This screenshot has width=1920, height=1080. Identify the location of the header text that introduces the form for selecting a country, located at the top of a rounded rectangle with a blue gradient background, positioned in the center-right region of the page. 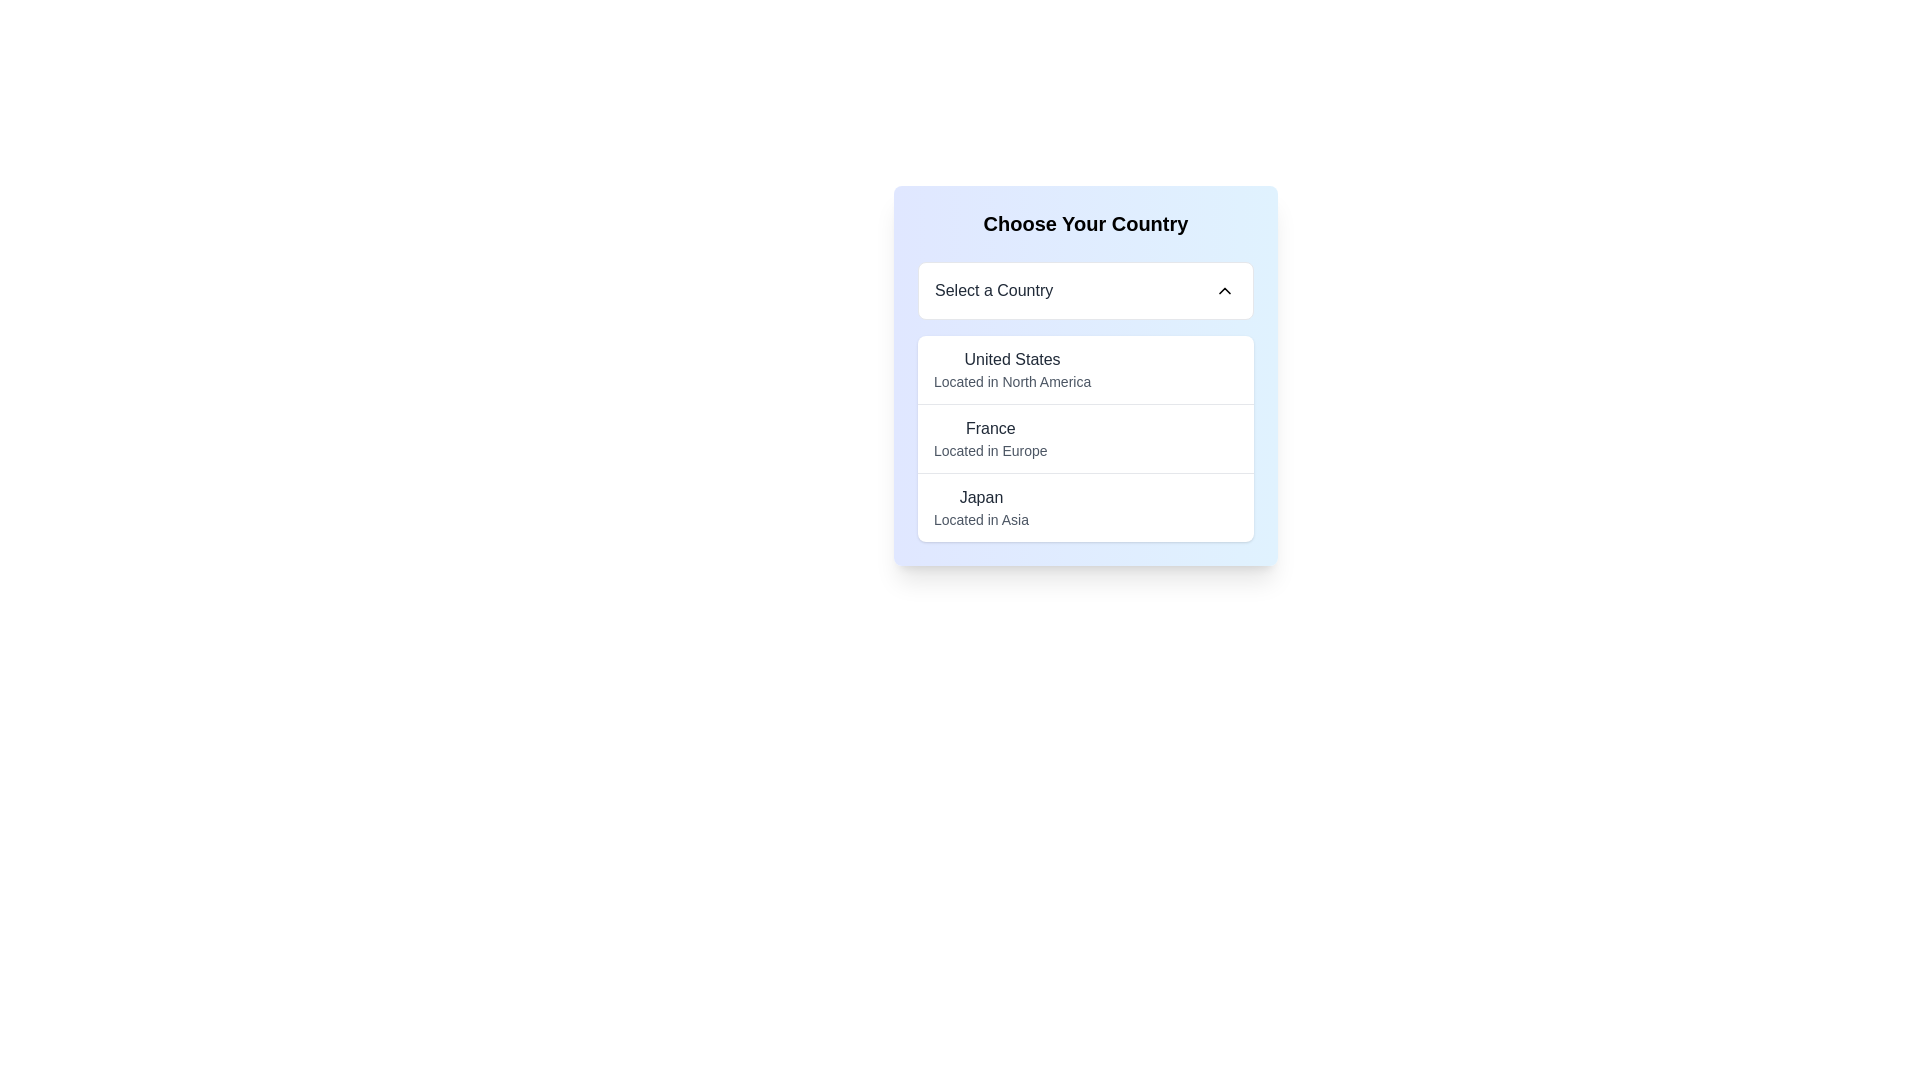
(1084, 223).